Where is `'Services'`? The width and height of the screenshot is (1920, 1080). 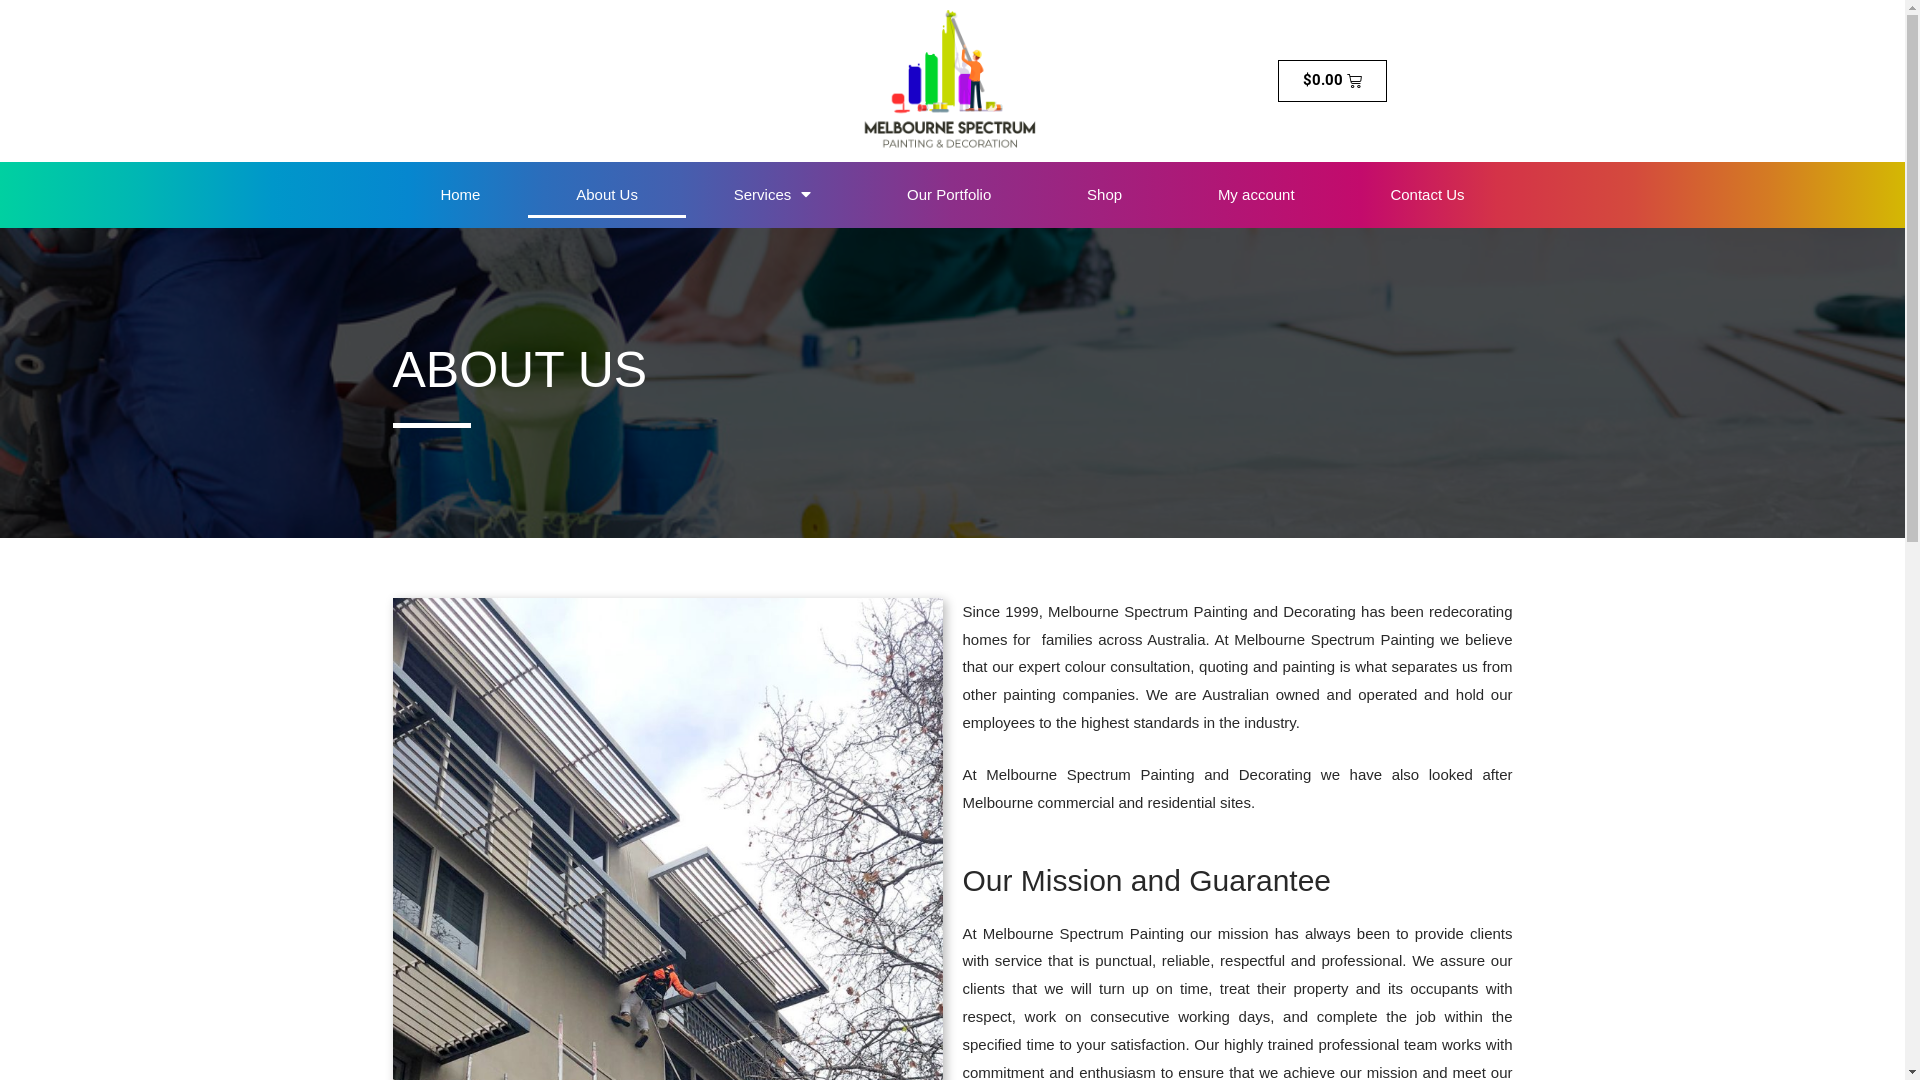 'Services' is located at coordinates (771, 195).